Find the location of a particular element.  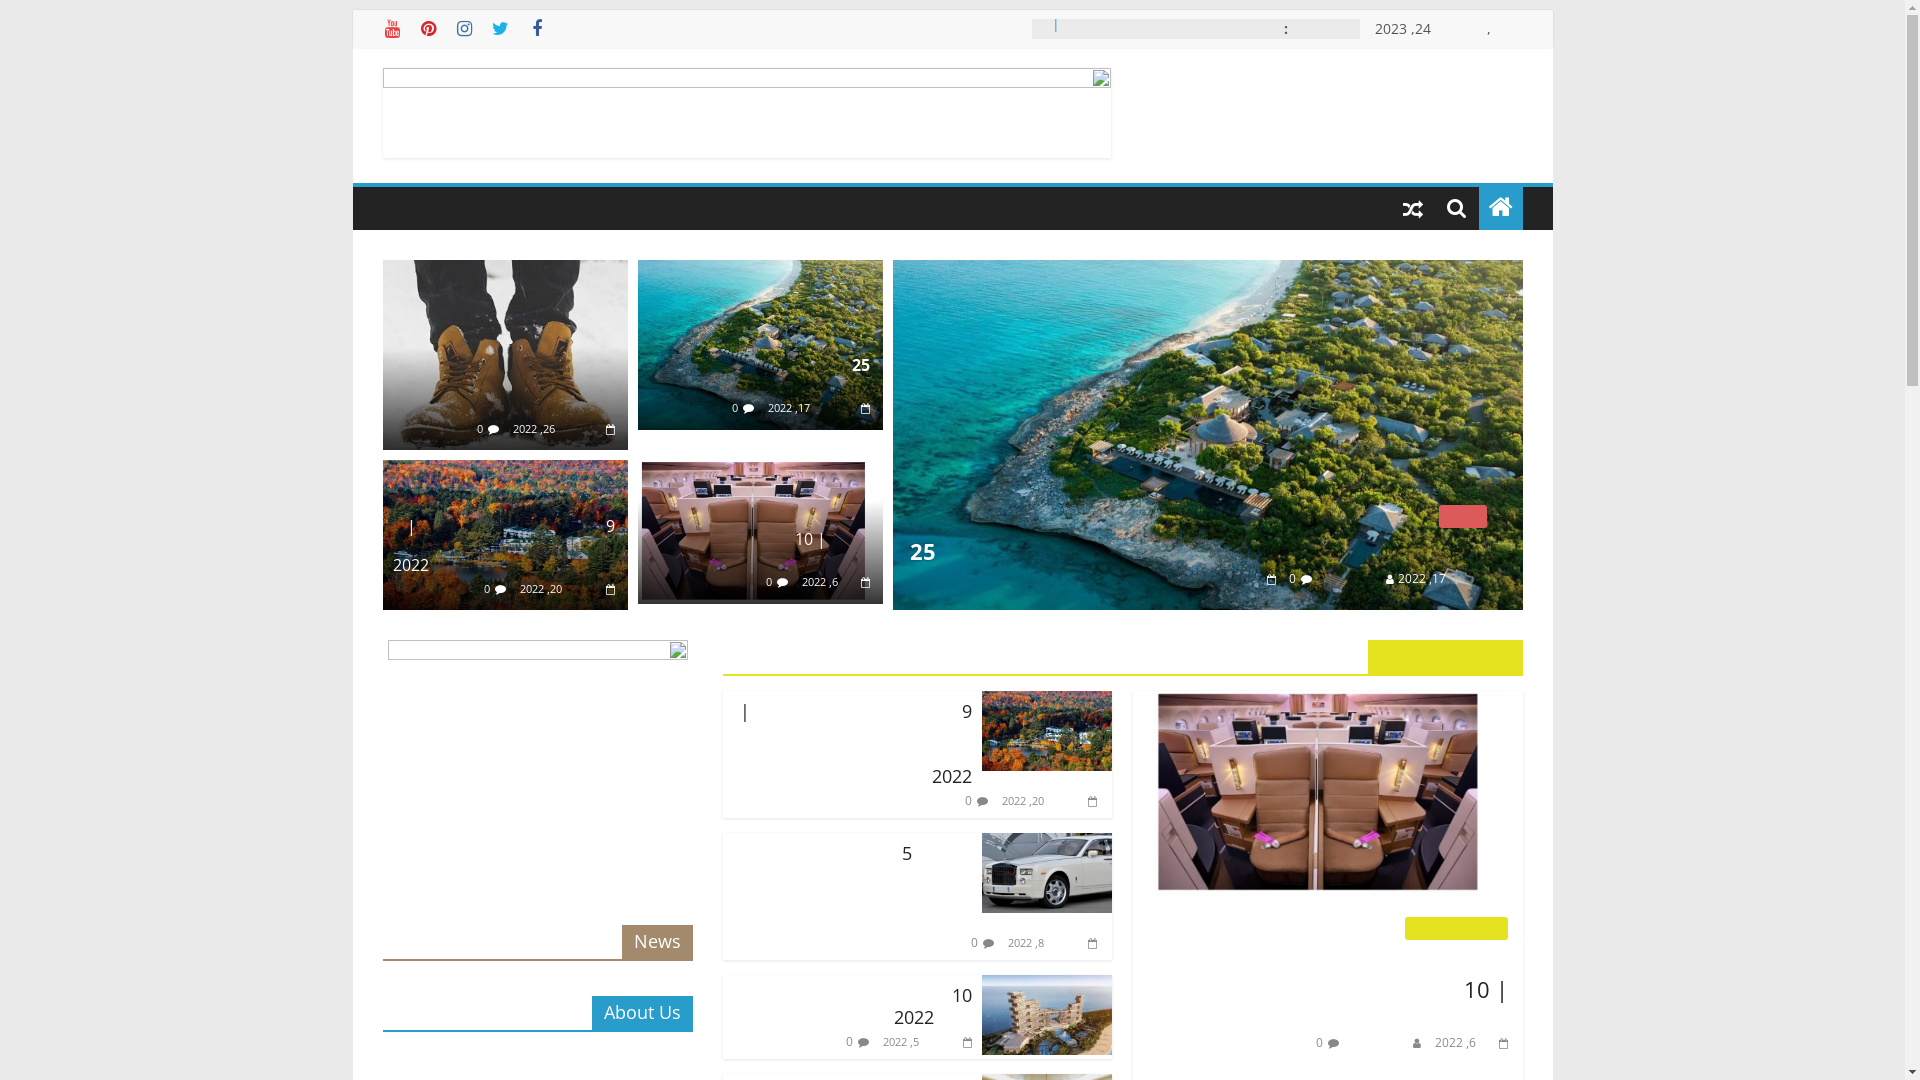

'0' is located at coordinates (480, 427).